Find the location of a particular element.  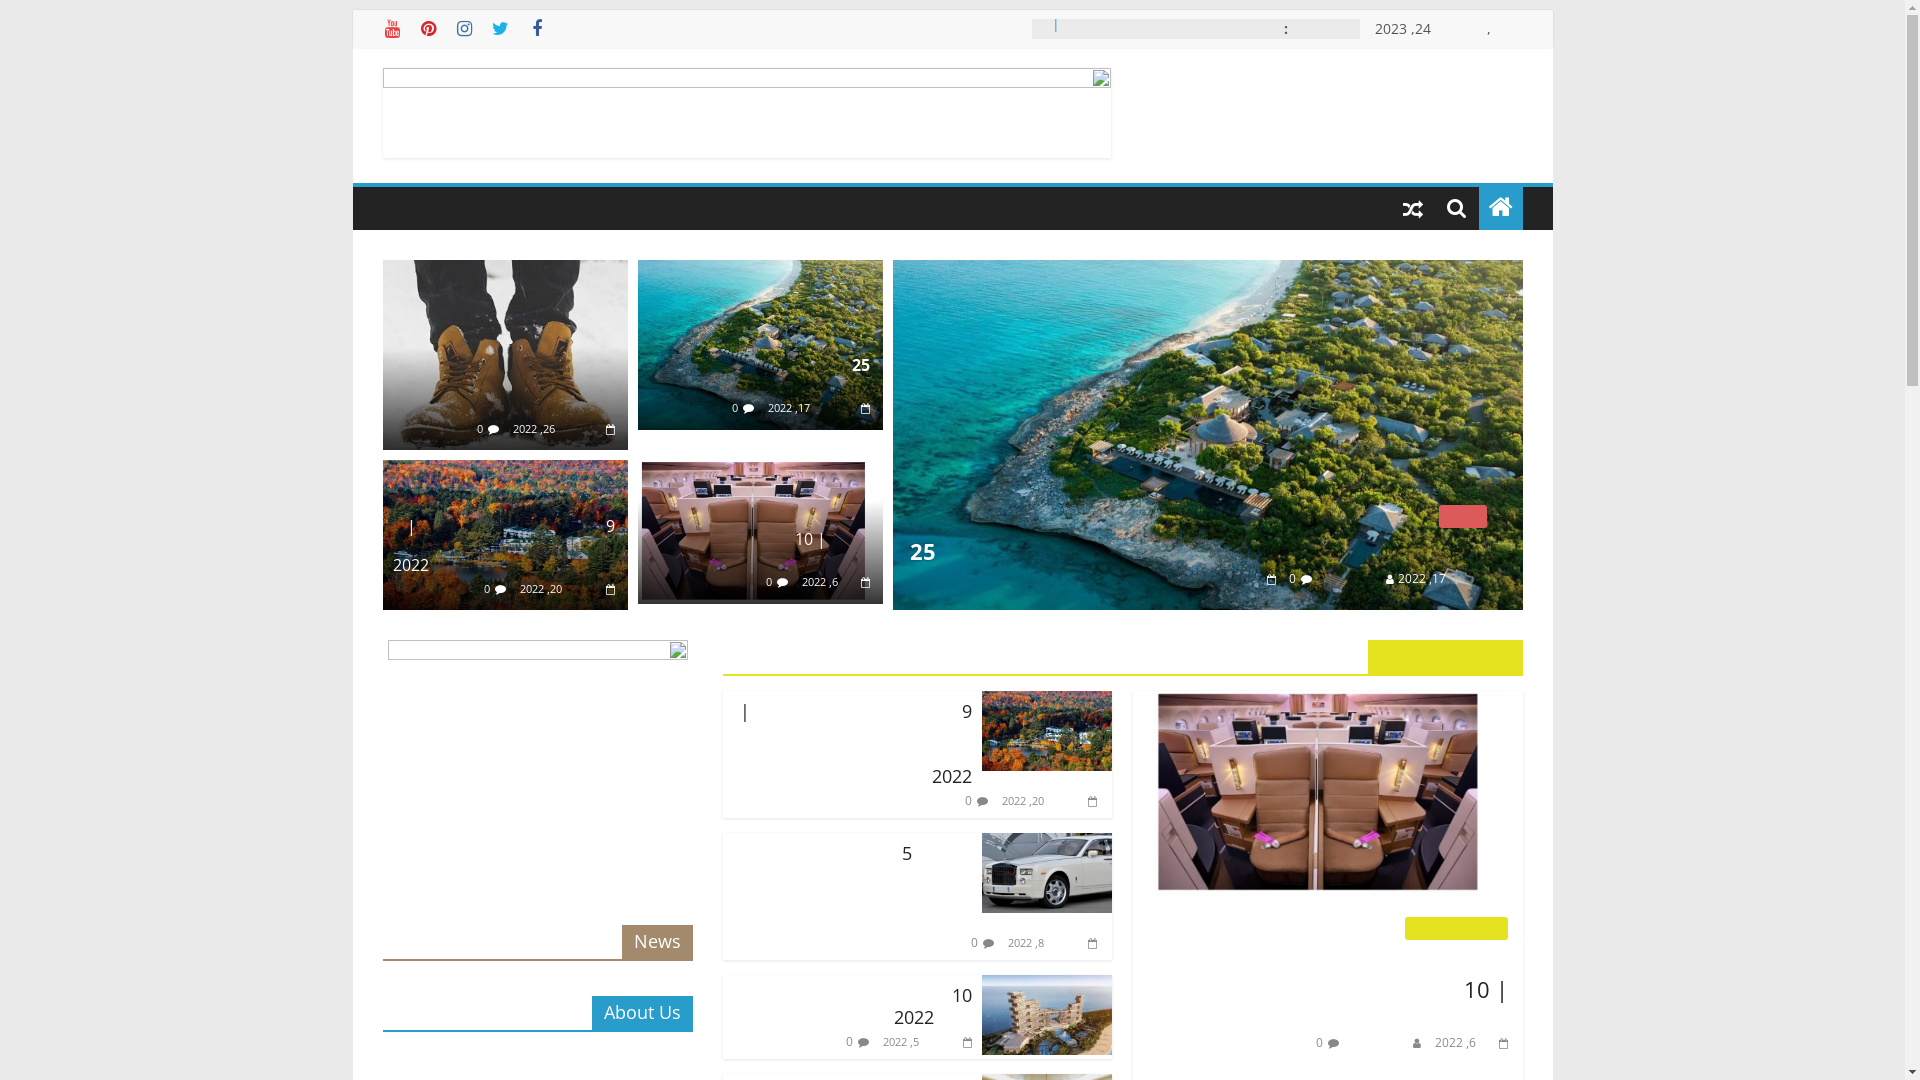

'0' is located at coordinates (480, 427).